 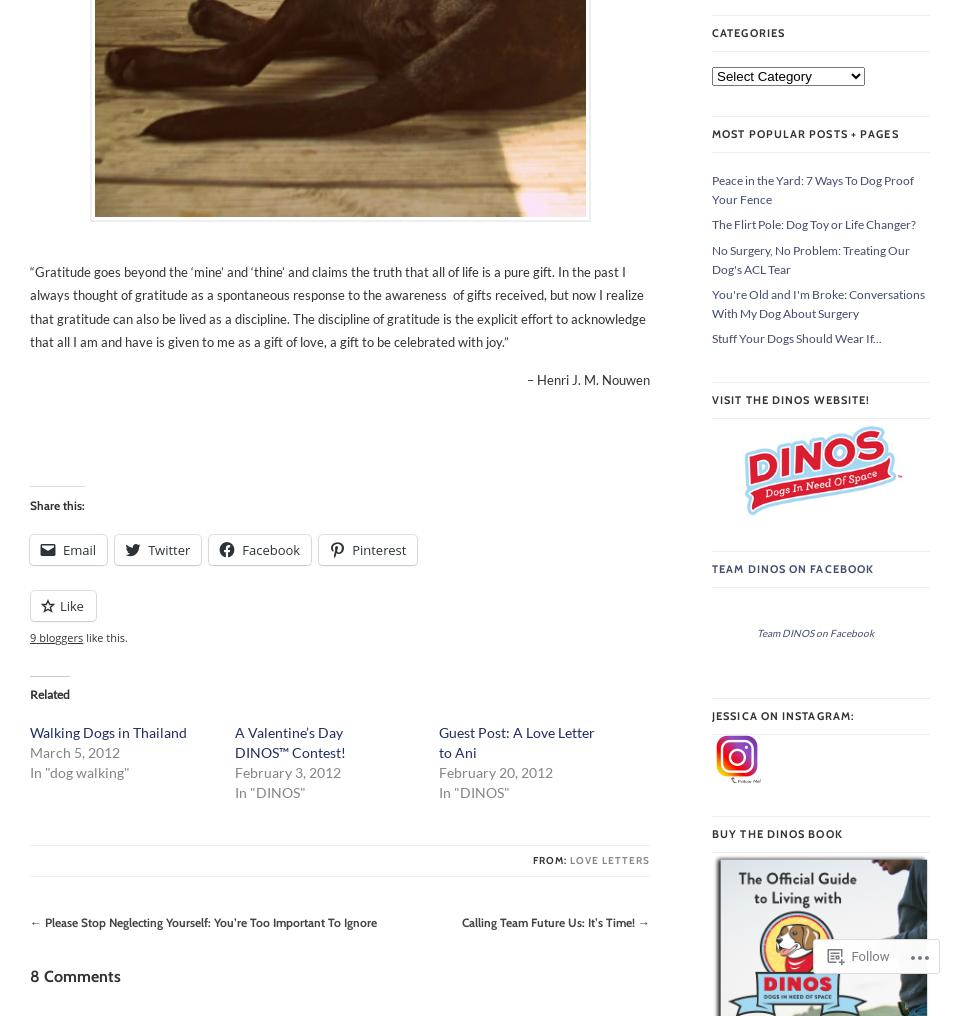 What do you see at coordinates (818, 302) in the screenshot?
I see `'You're Old and I'm Broke: Conversations With My Dog About Surgery'` at bounding box center [818, 302].